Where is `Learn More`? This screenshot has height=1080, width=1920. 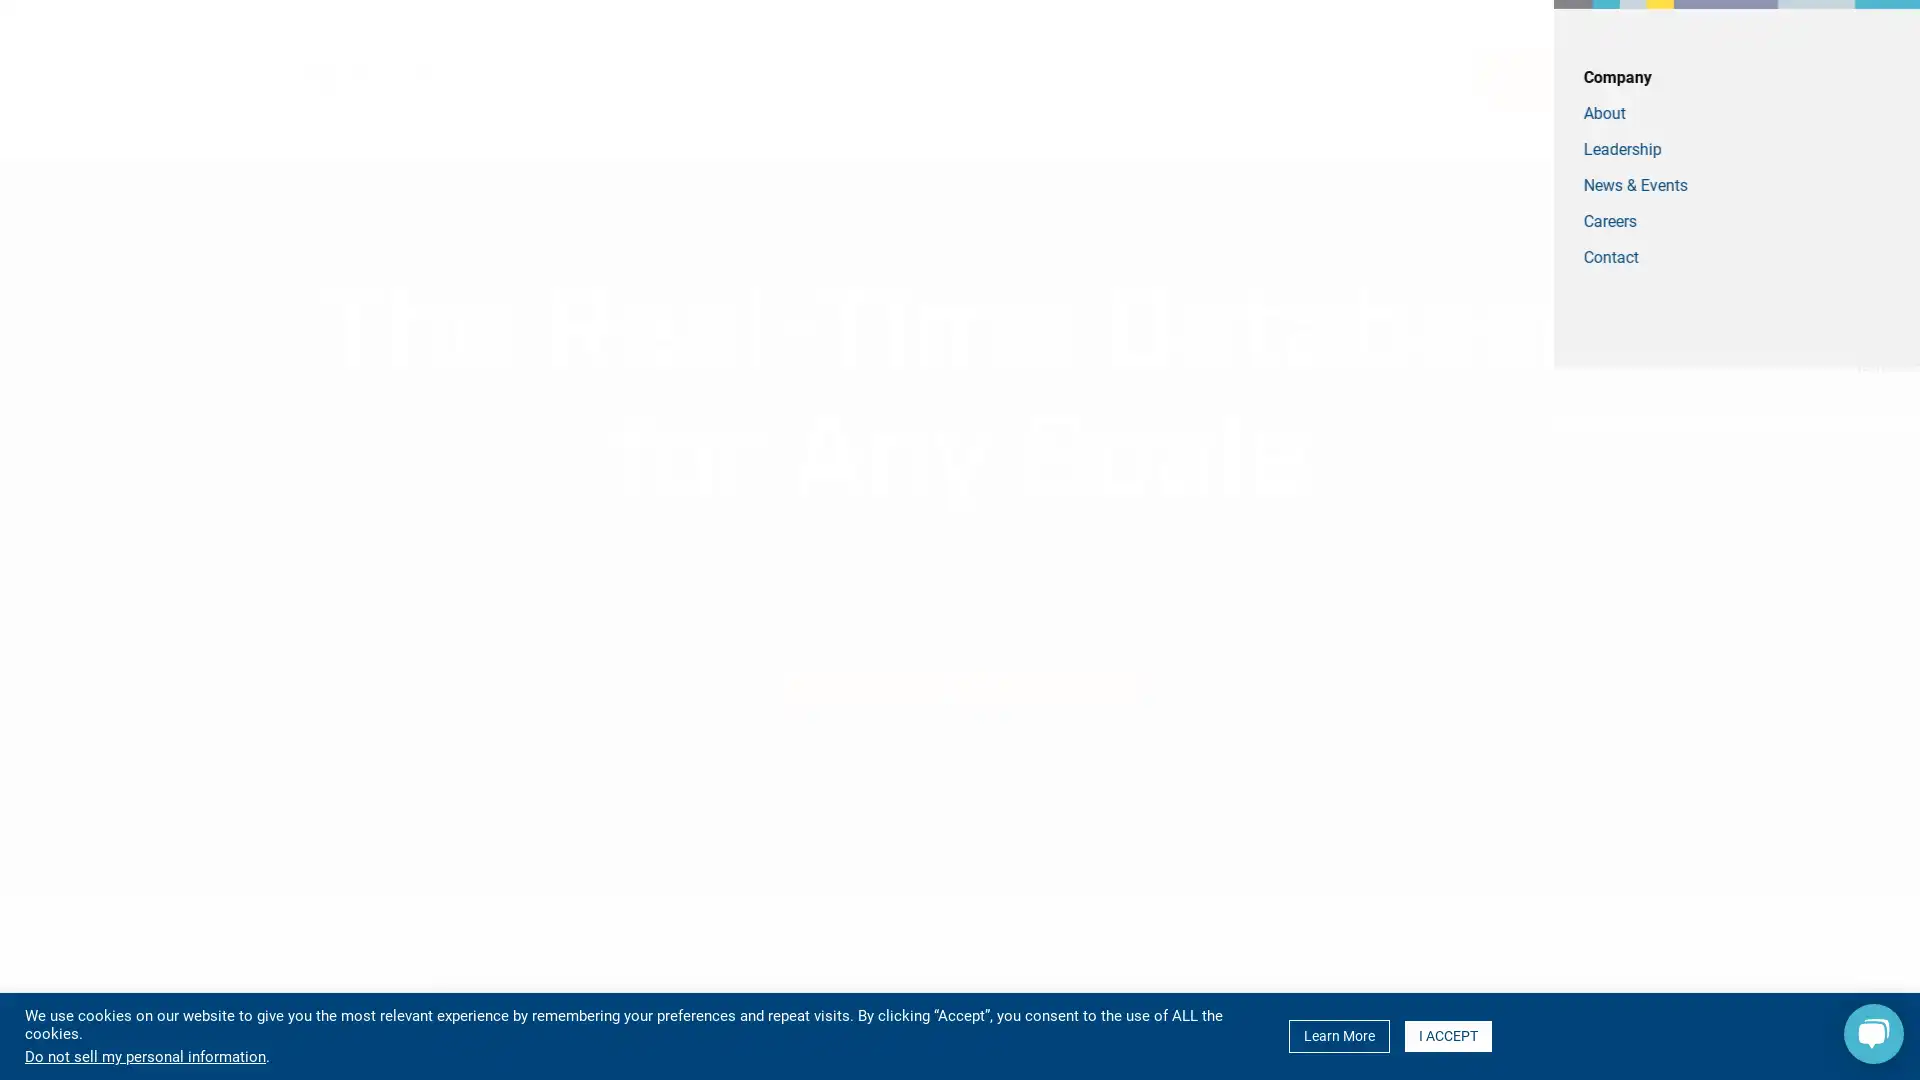 Learn More is located at coordinates (1339, 1035).